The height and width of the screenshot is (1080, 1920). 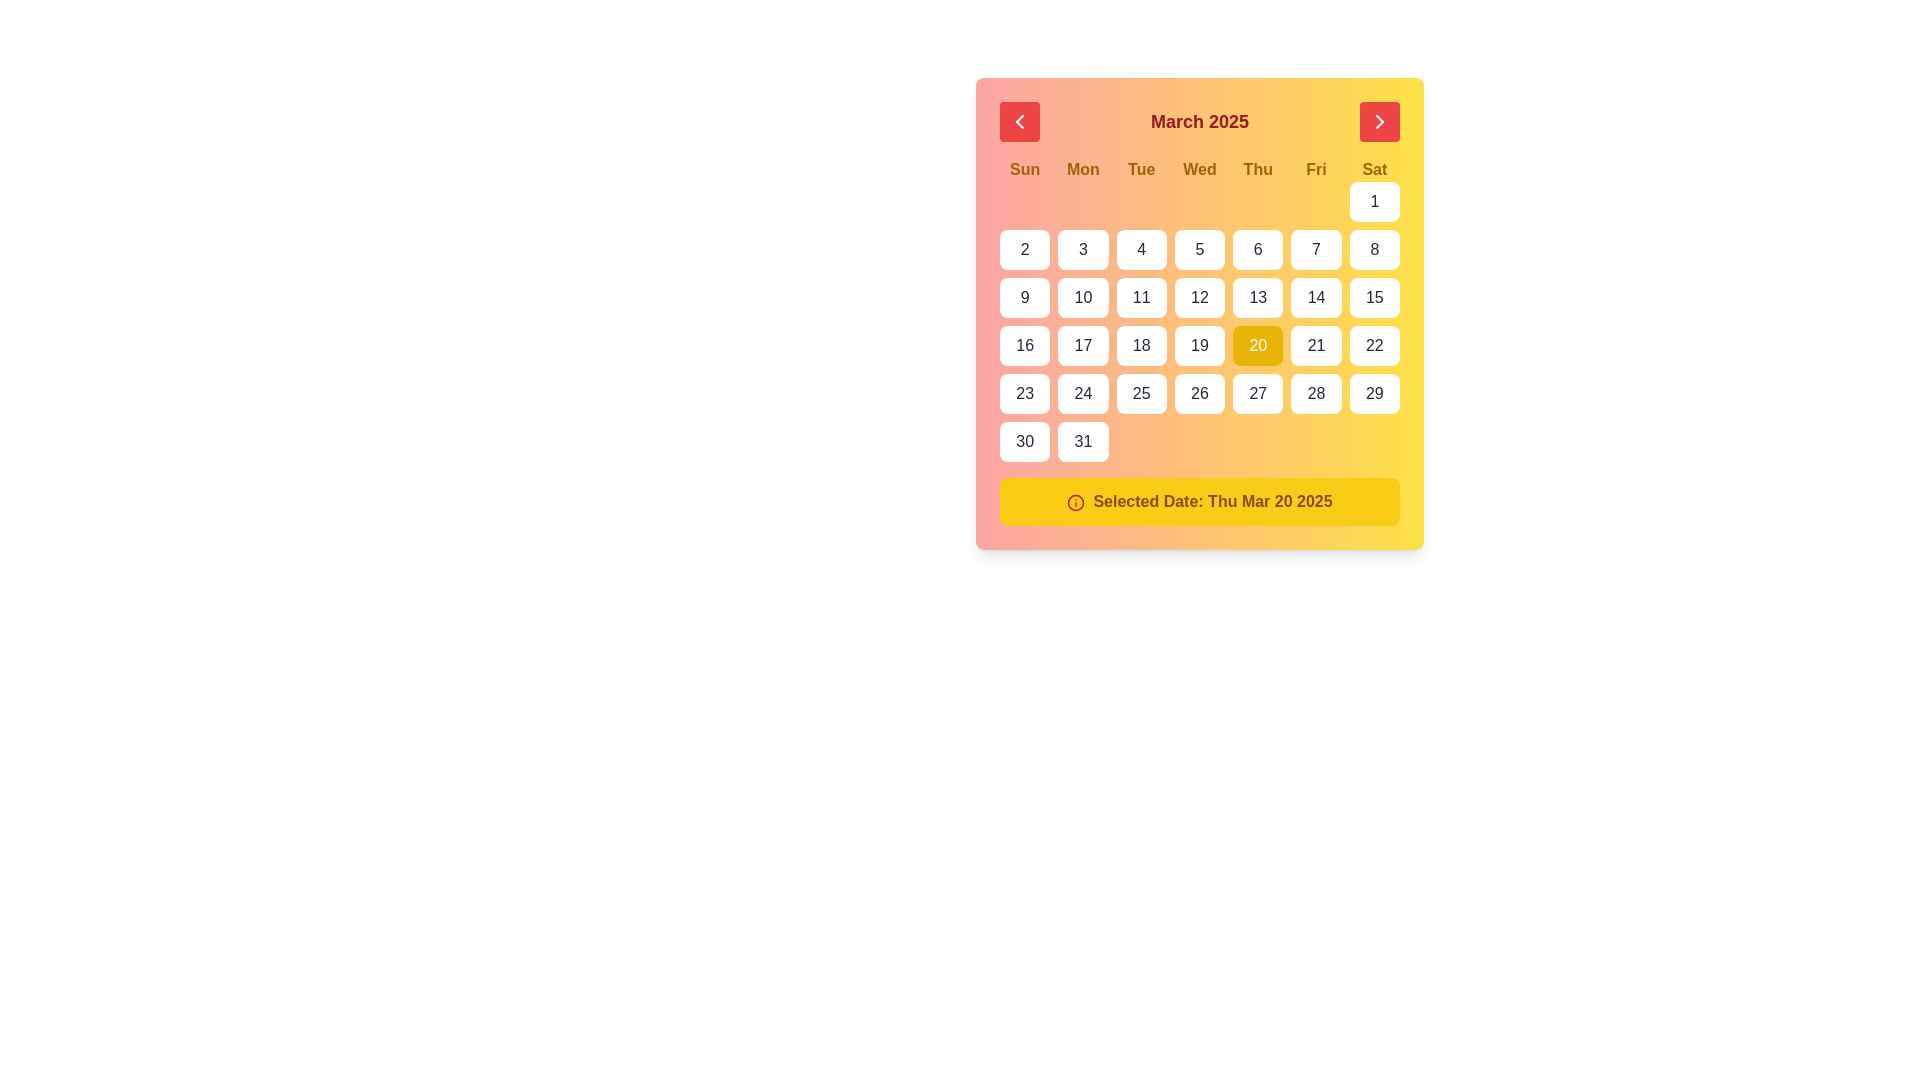 I want to click on the text label displaying 'Mon' in bold yellow font, which is located in the top section of a calendar interface as the second item in the row of seven days, so click(x=1082, y=168).